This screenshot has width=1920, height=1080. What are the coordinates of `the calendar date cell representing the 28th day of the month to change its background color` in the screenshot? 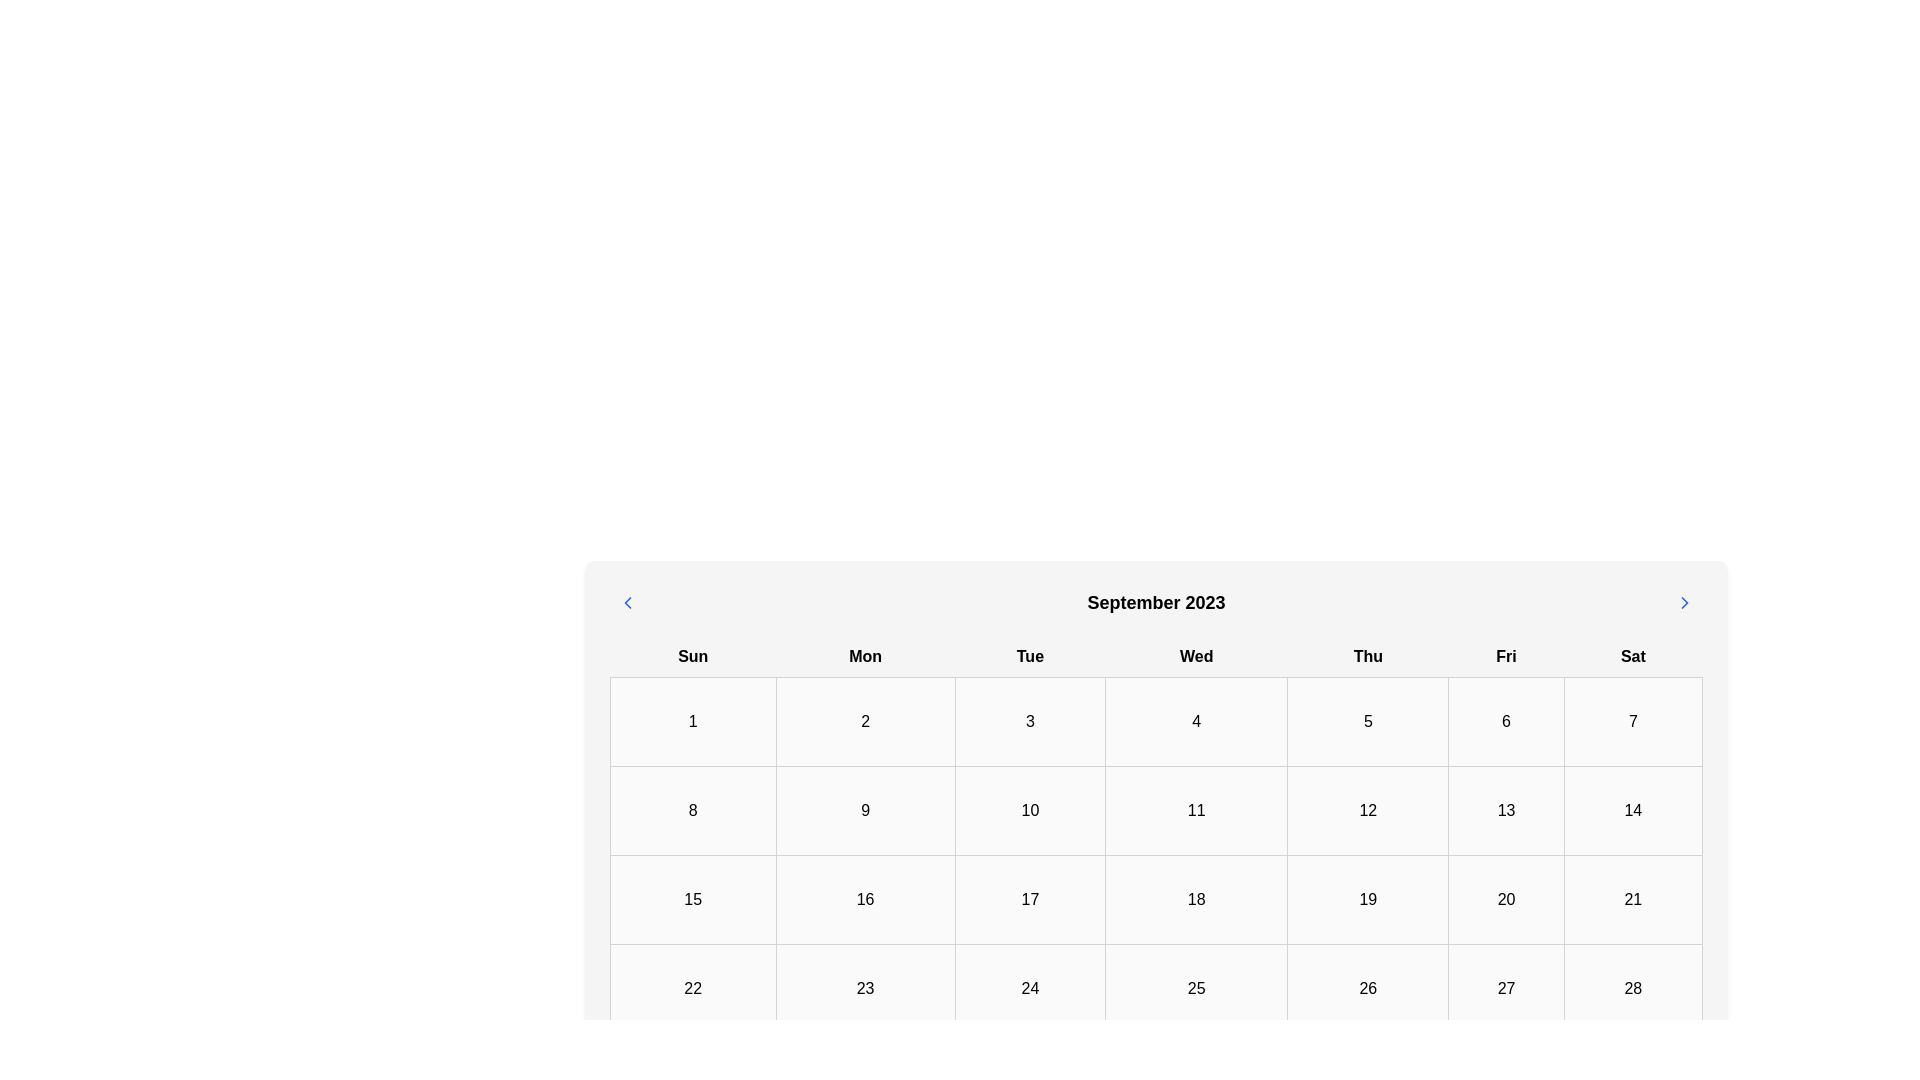 It's located at (1633, 987).